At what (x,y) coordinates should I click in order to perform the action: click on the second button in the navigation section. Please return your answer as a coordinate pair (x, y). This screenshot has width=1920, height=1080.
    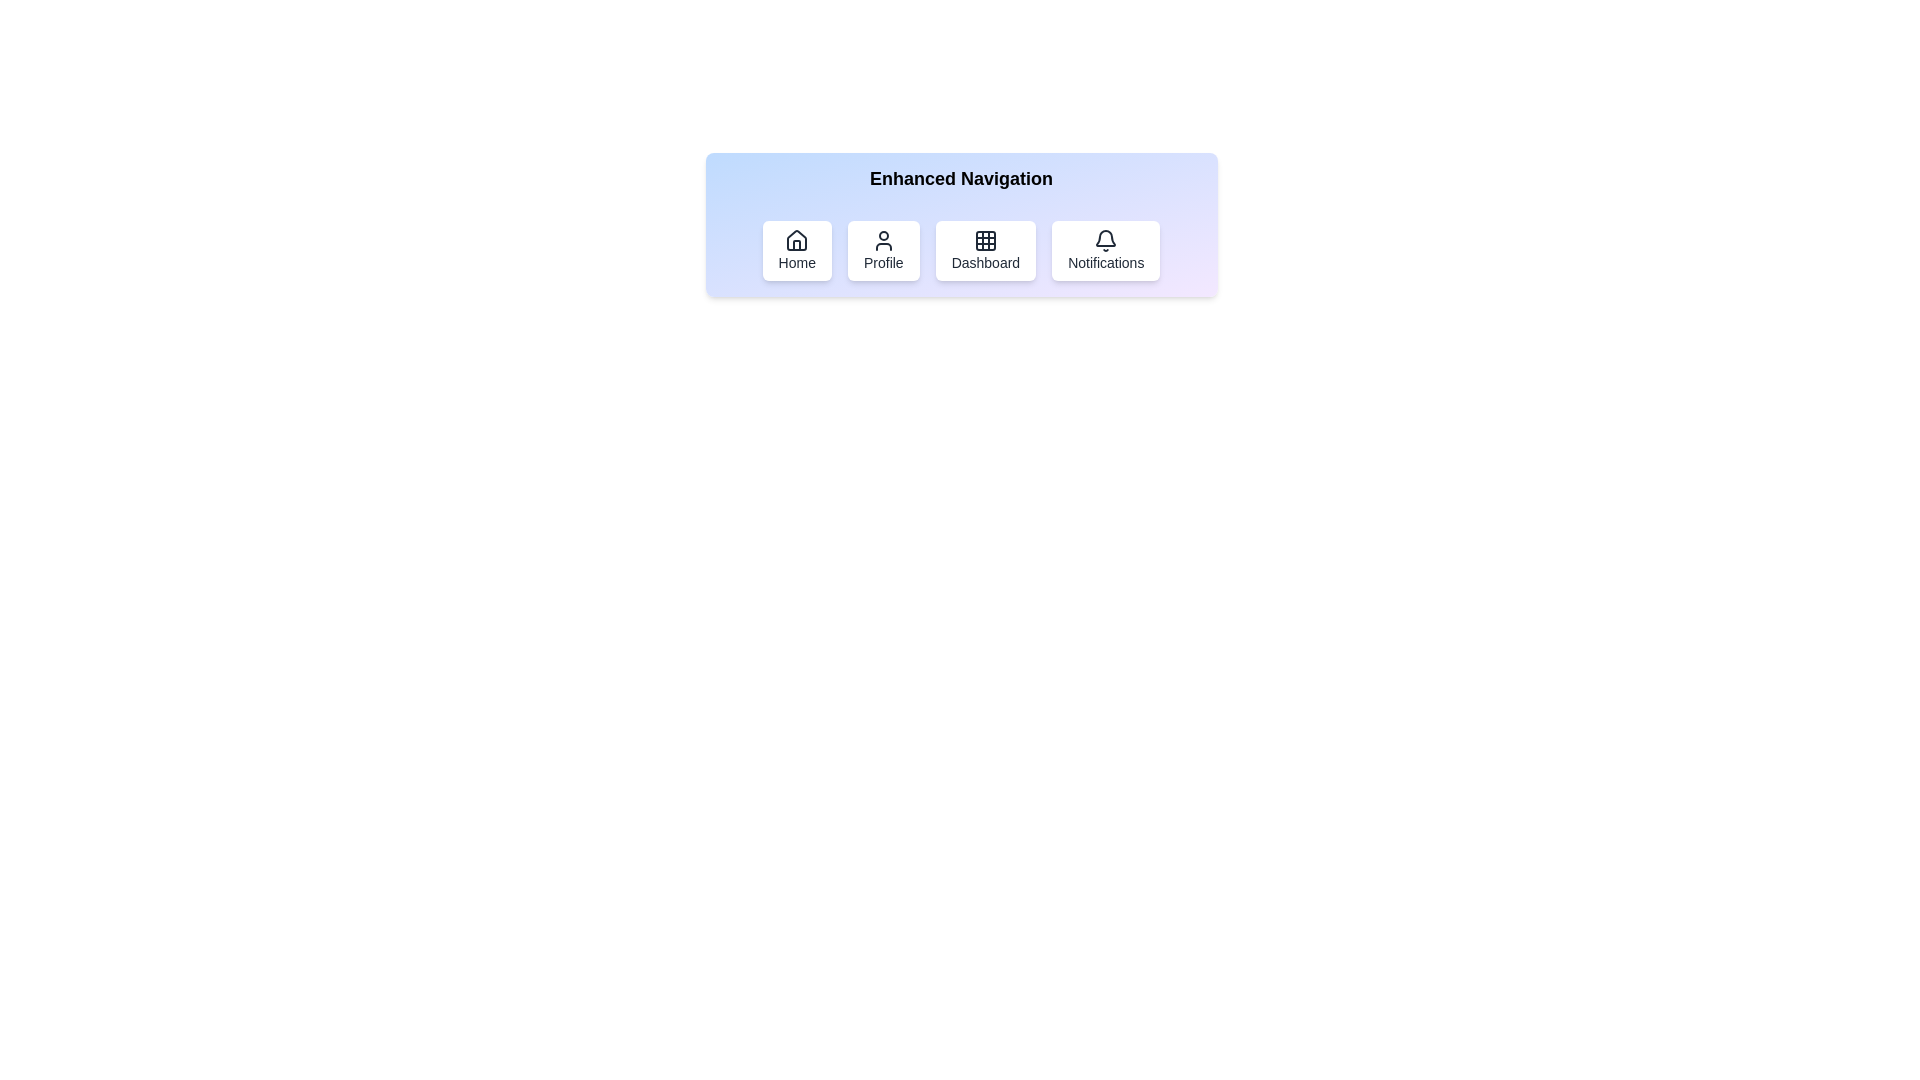
    Looking at the image, I should click on (882, 249).